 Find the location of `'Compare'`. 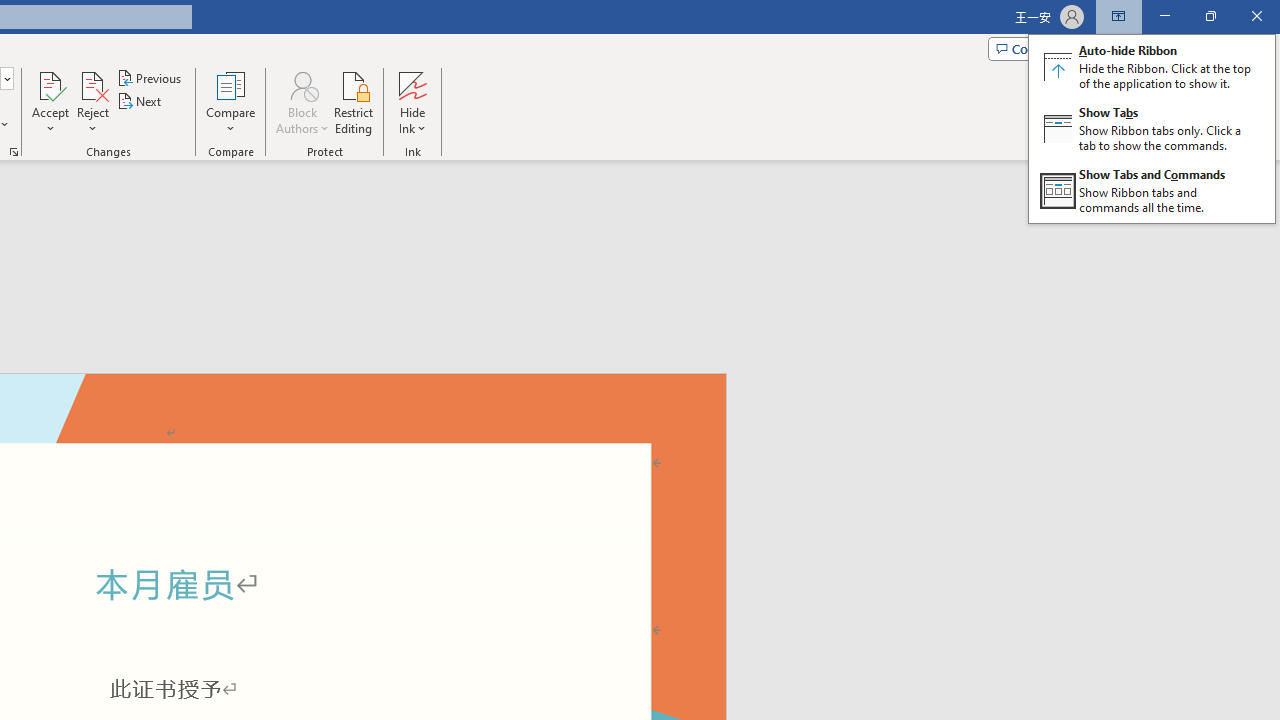

'Compare' is located at coordinates (231, 103).